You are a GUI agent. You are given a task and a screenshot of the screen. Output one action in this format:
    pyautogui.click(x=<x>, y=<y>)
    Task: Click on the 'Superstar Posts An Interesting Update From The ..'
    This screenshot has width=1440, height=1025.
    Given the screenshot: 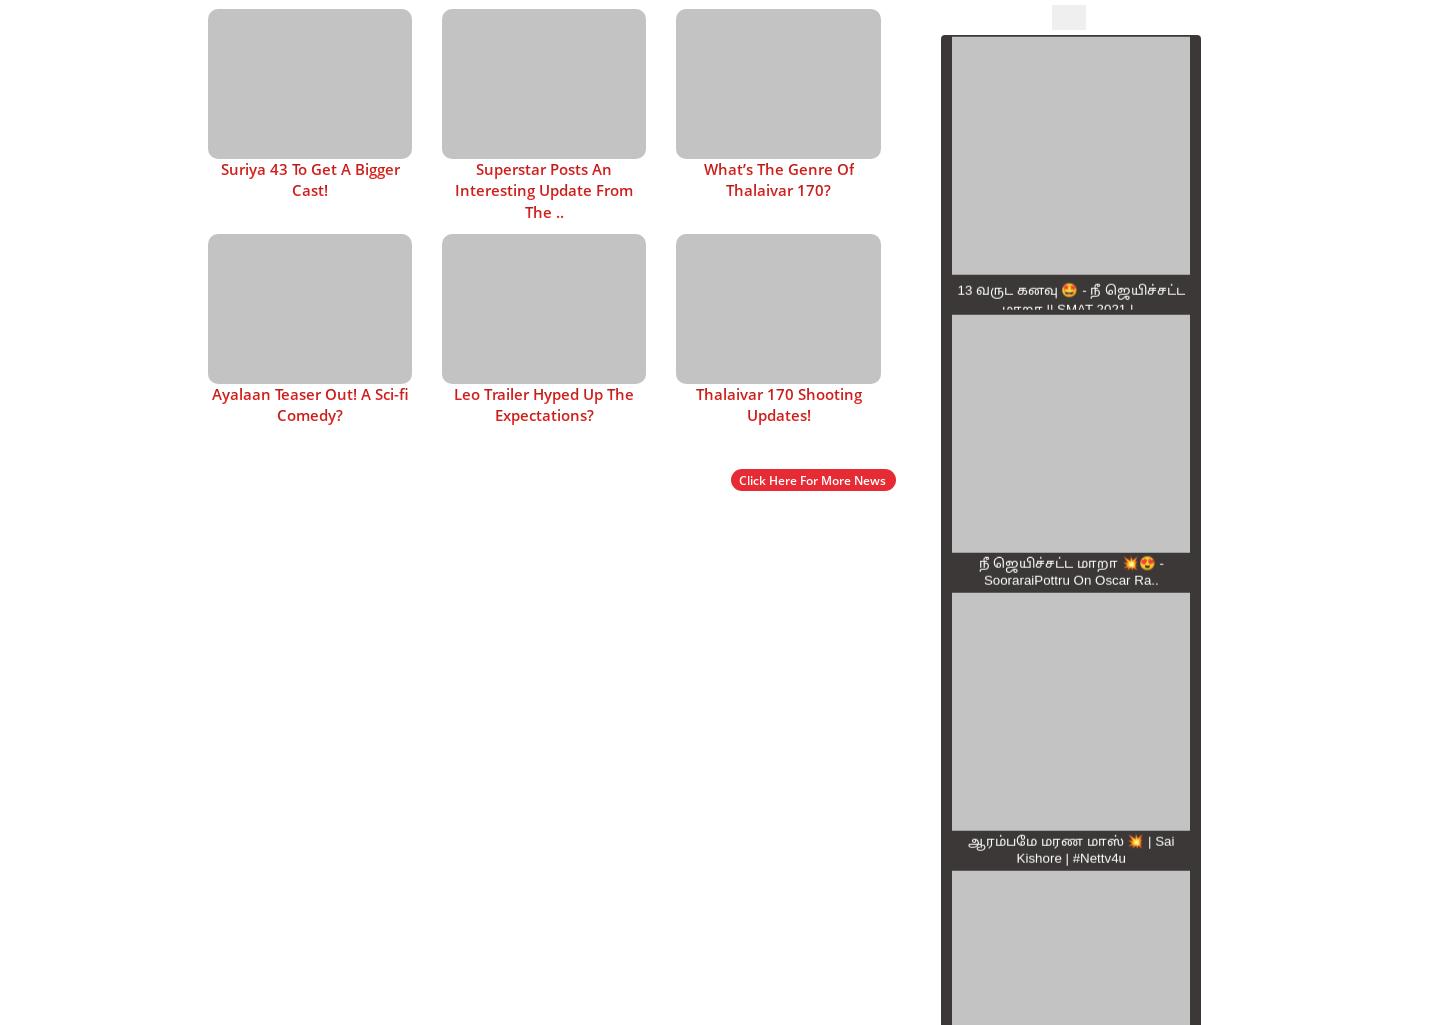 What is the action you would take?
    pyautogui.click(x=544, y=189)
    